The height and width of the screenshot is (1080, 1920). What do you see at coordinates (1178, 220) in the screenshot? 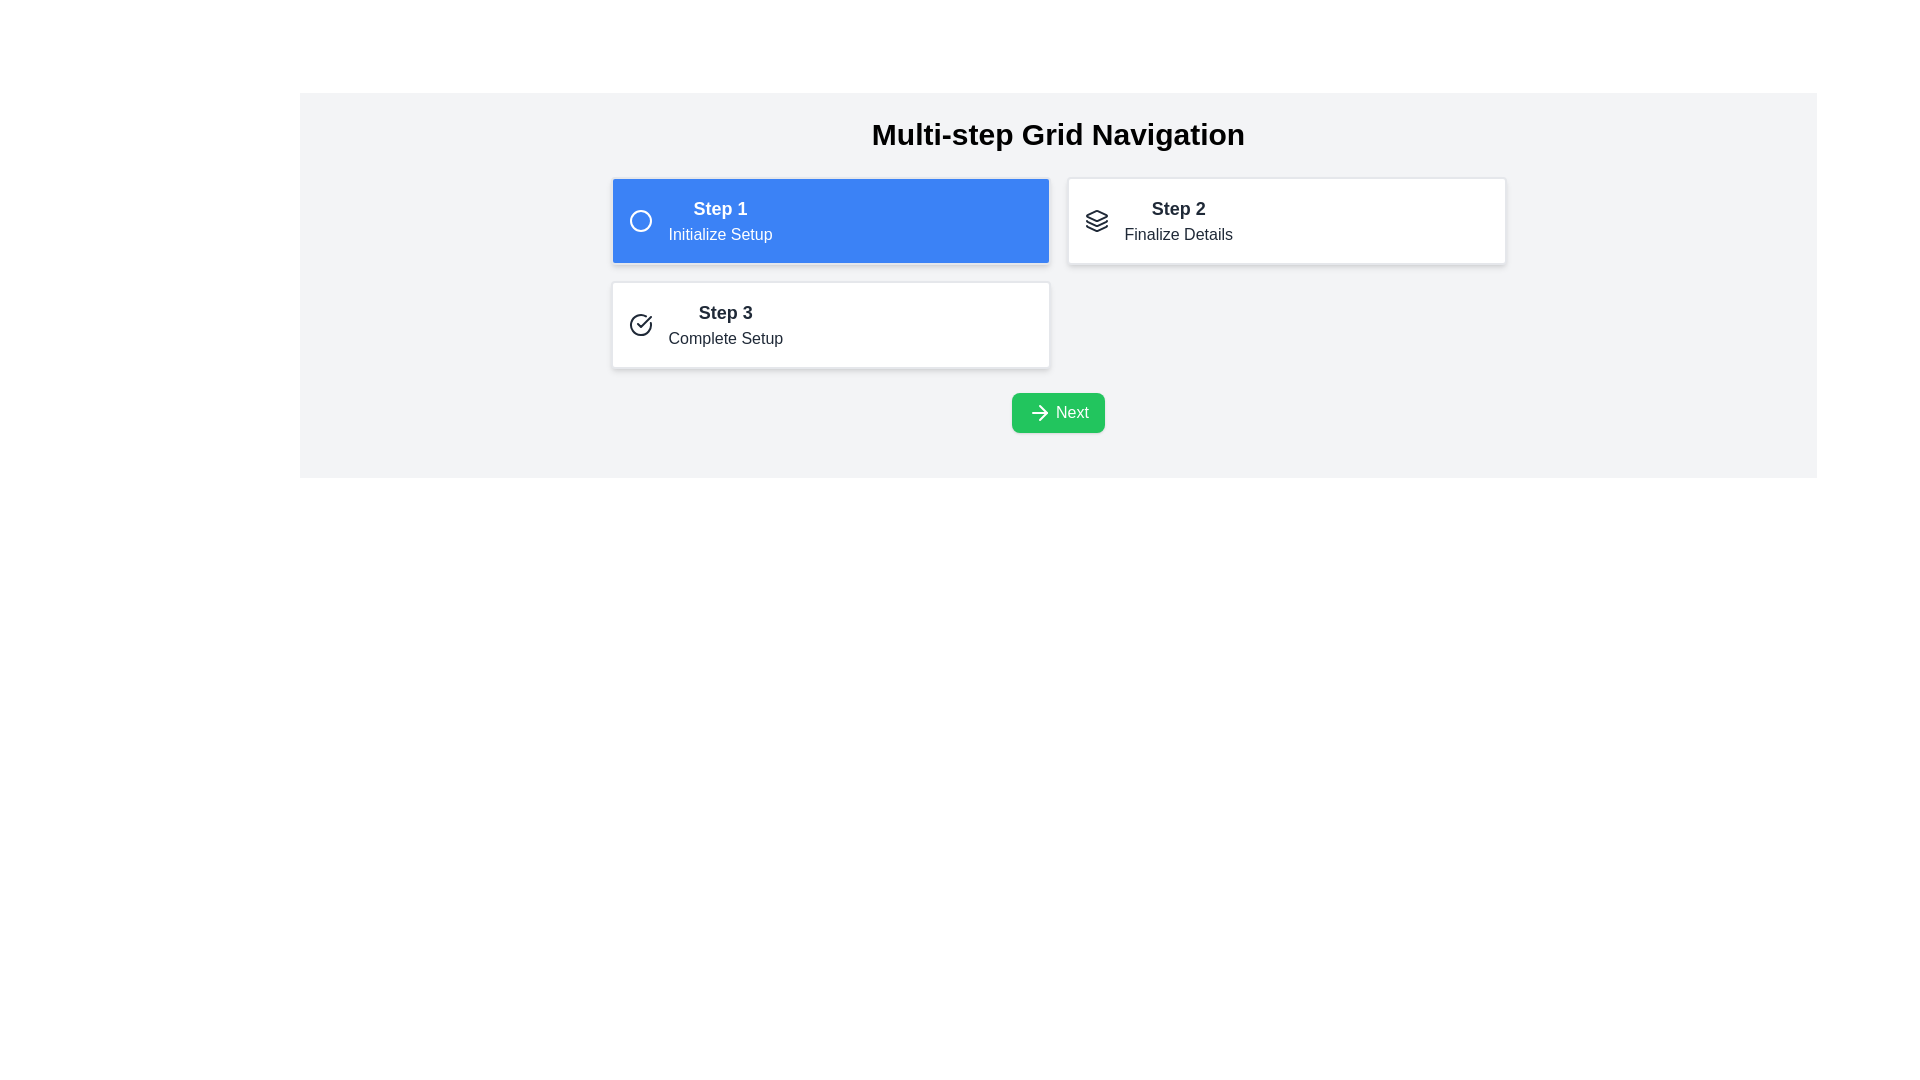
I see `the 'Finalize Details' group element, which is the second step in the multi-step navigation process, located in the top-right of 'Step 1' and above 'Step 3'` at bounding box center [1178, 220].